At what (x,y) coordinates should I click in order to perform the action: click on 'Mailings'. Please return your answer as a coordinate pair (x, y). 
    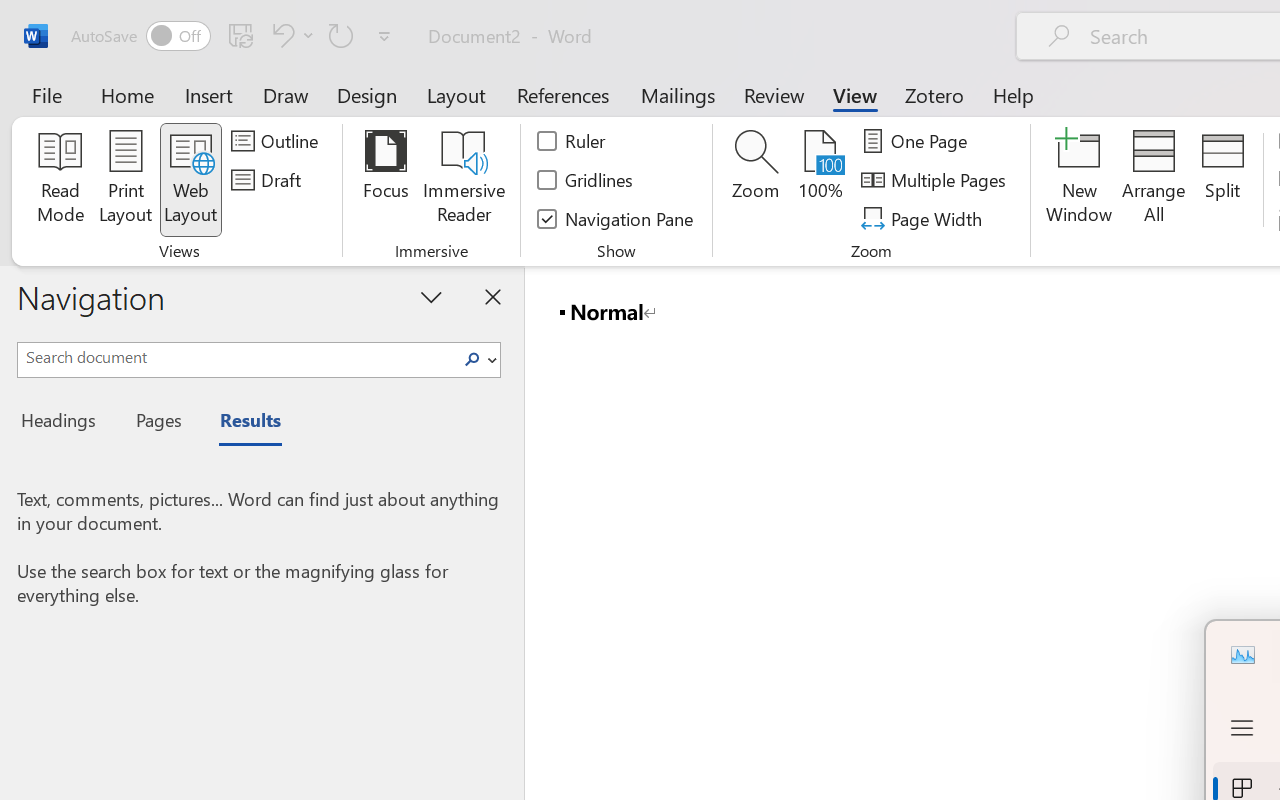
    Looking at the image, I should click on (678, 94).